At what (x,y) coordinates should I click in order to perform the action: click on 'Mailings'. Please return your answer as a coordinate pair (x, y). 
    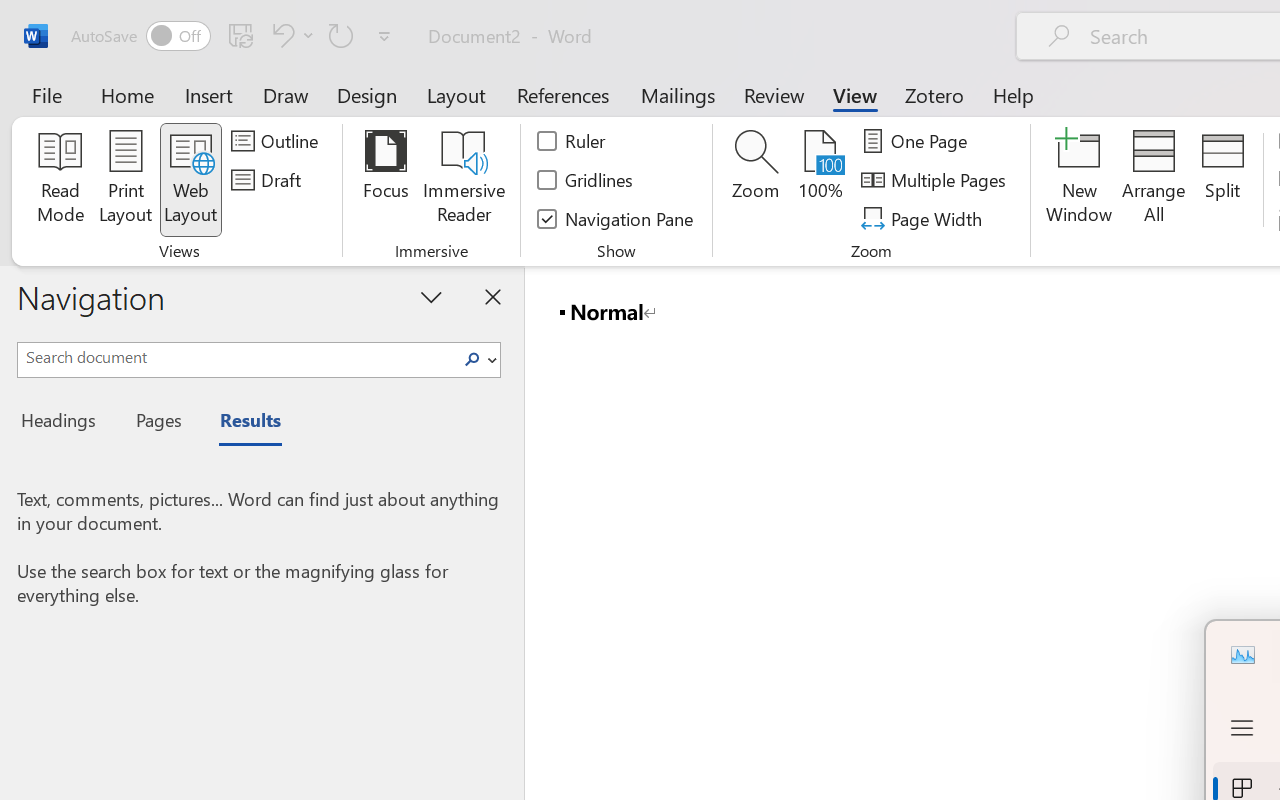
    Looking at the image, I should click on (678, 94).